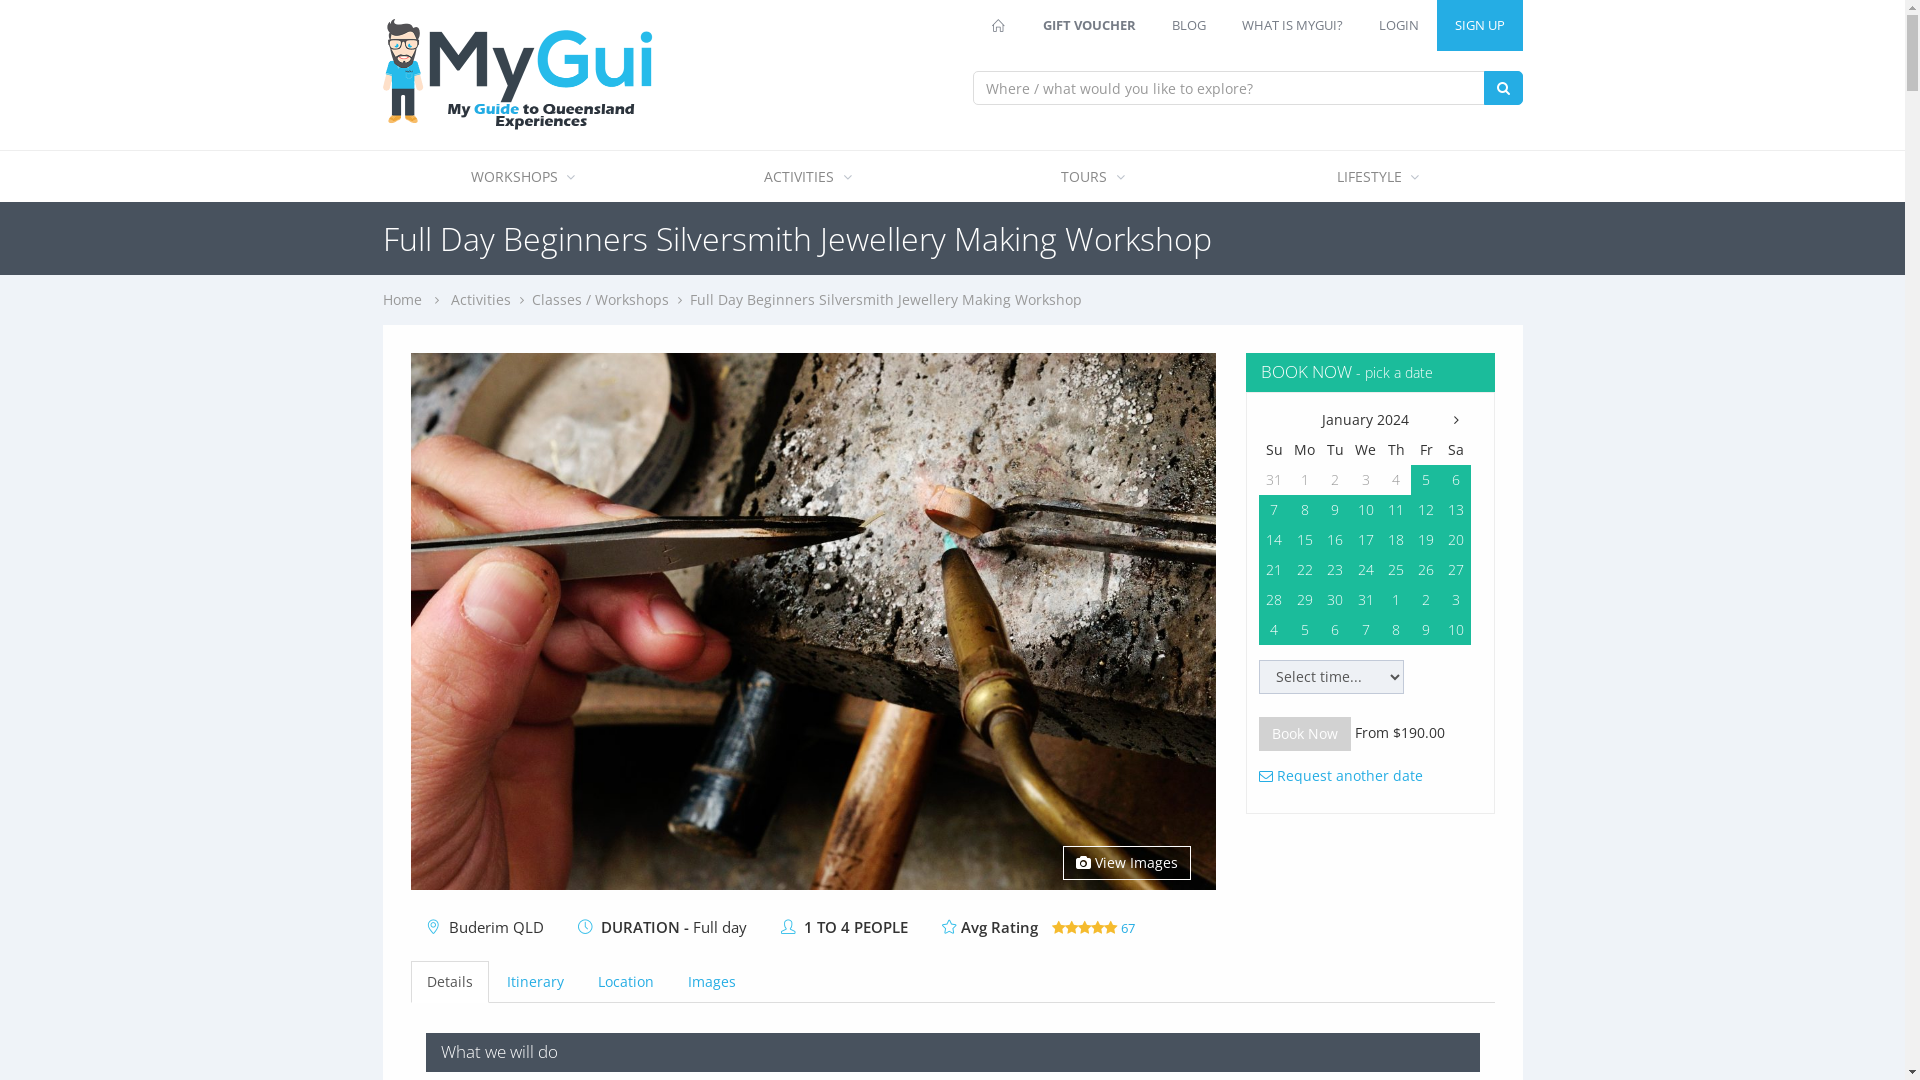 This screenshot has width=1920, height=1080. Describe the element at coordinates (1127, 862) in the screenshot. I see `'View Images'` at that location.